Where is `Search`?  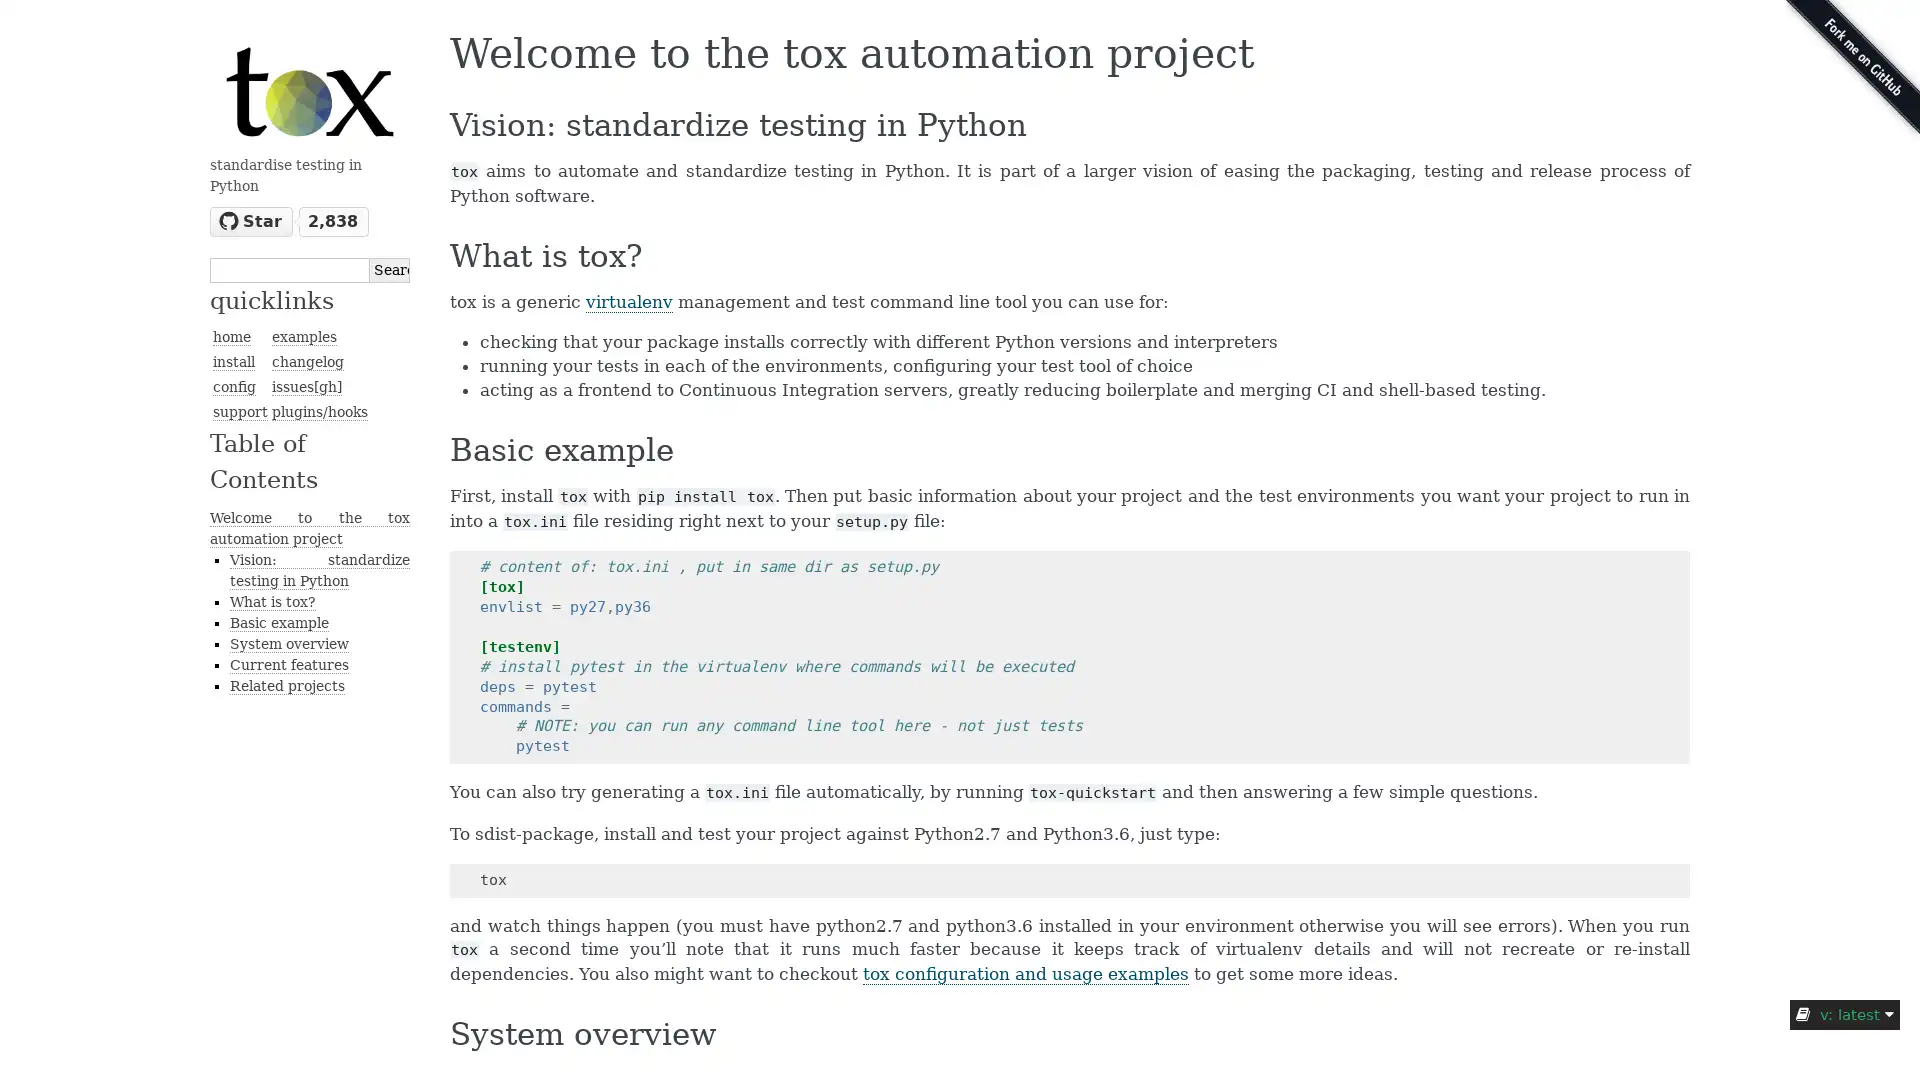 Search is located at coordinates (389, 268).